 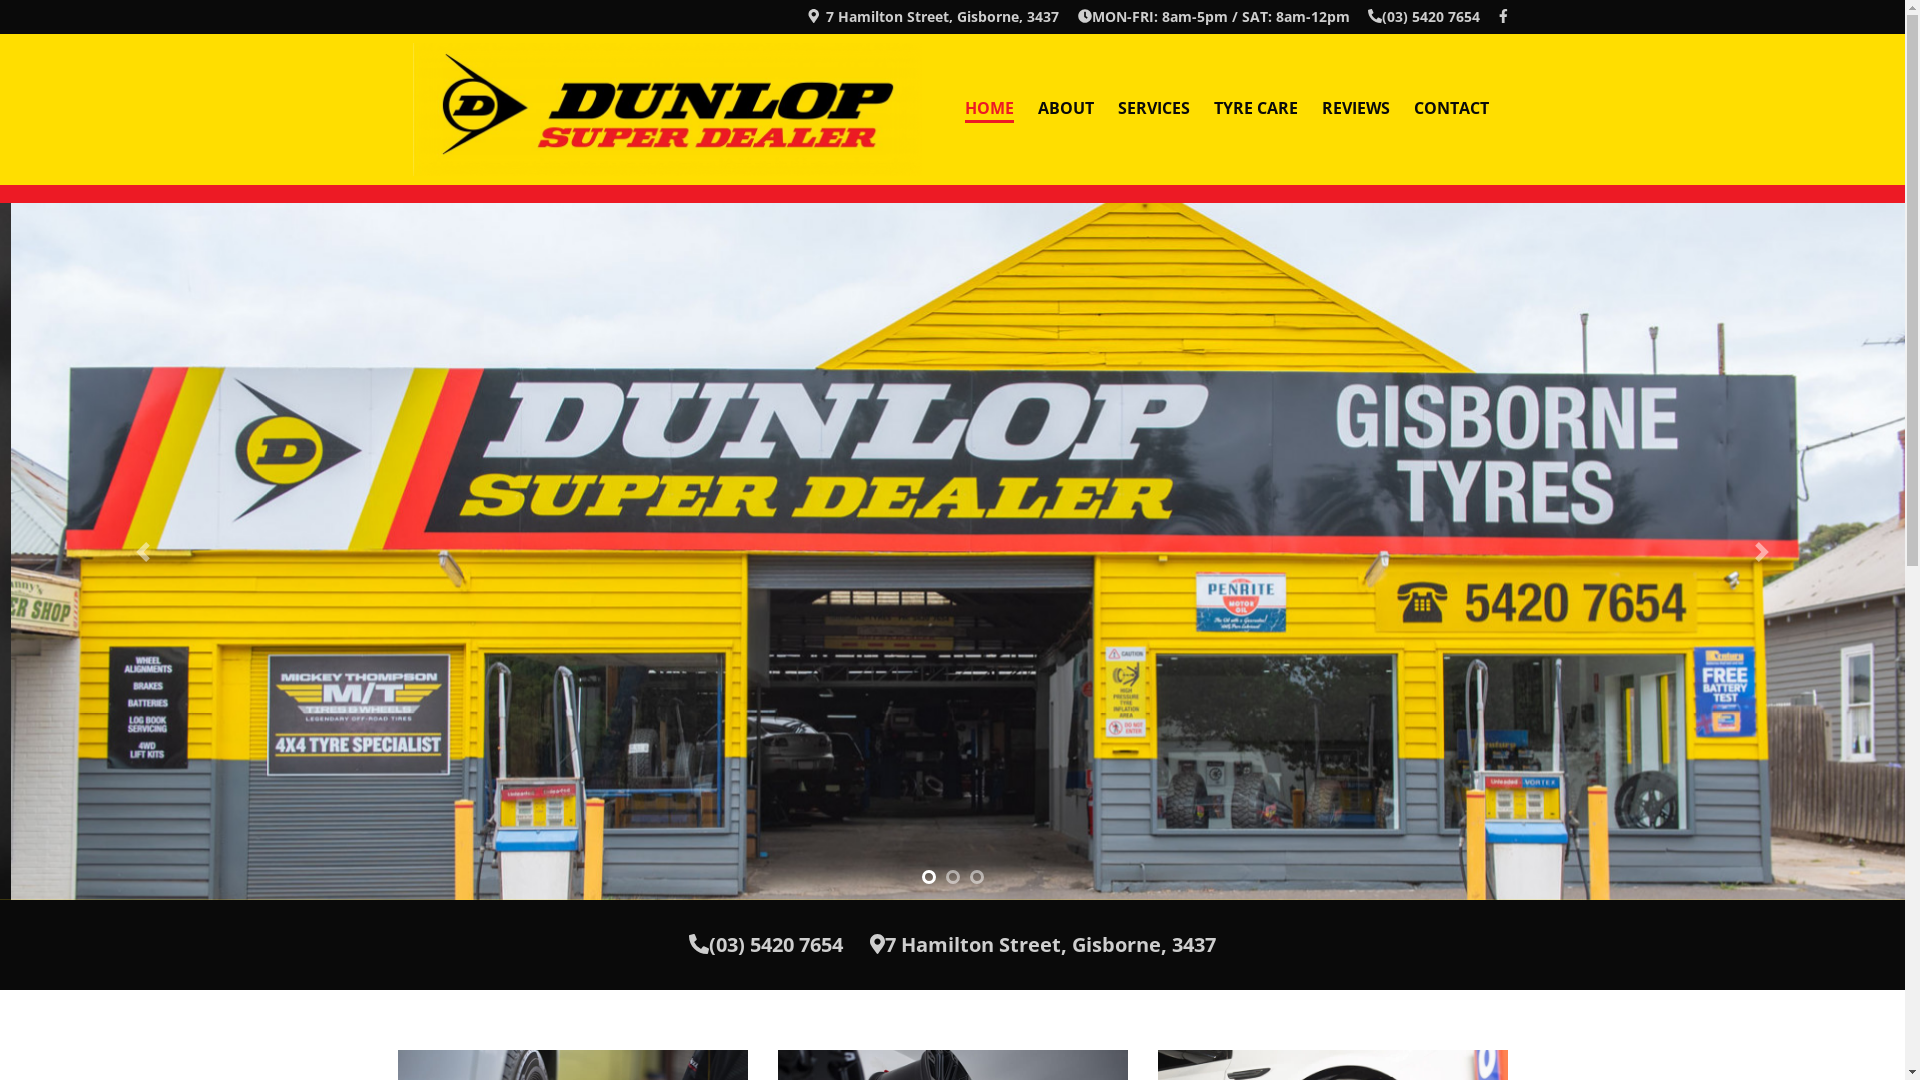 I want to click on '7 Hamilton Street, Gisborne, 3437', so click(x=931, y=16).